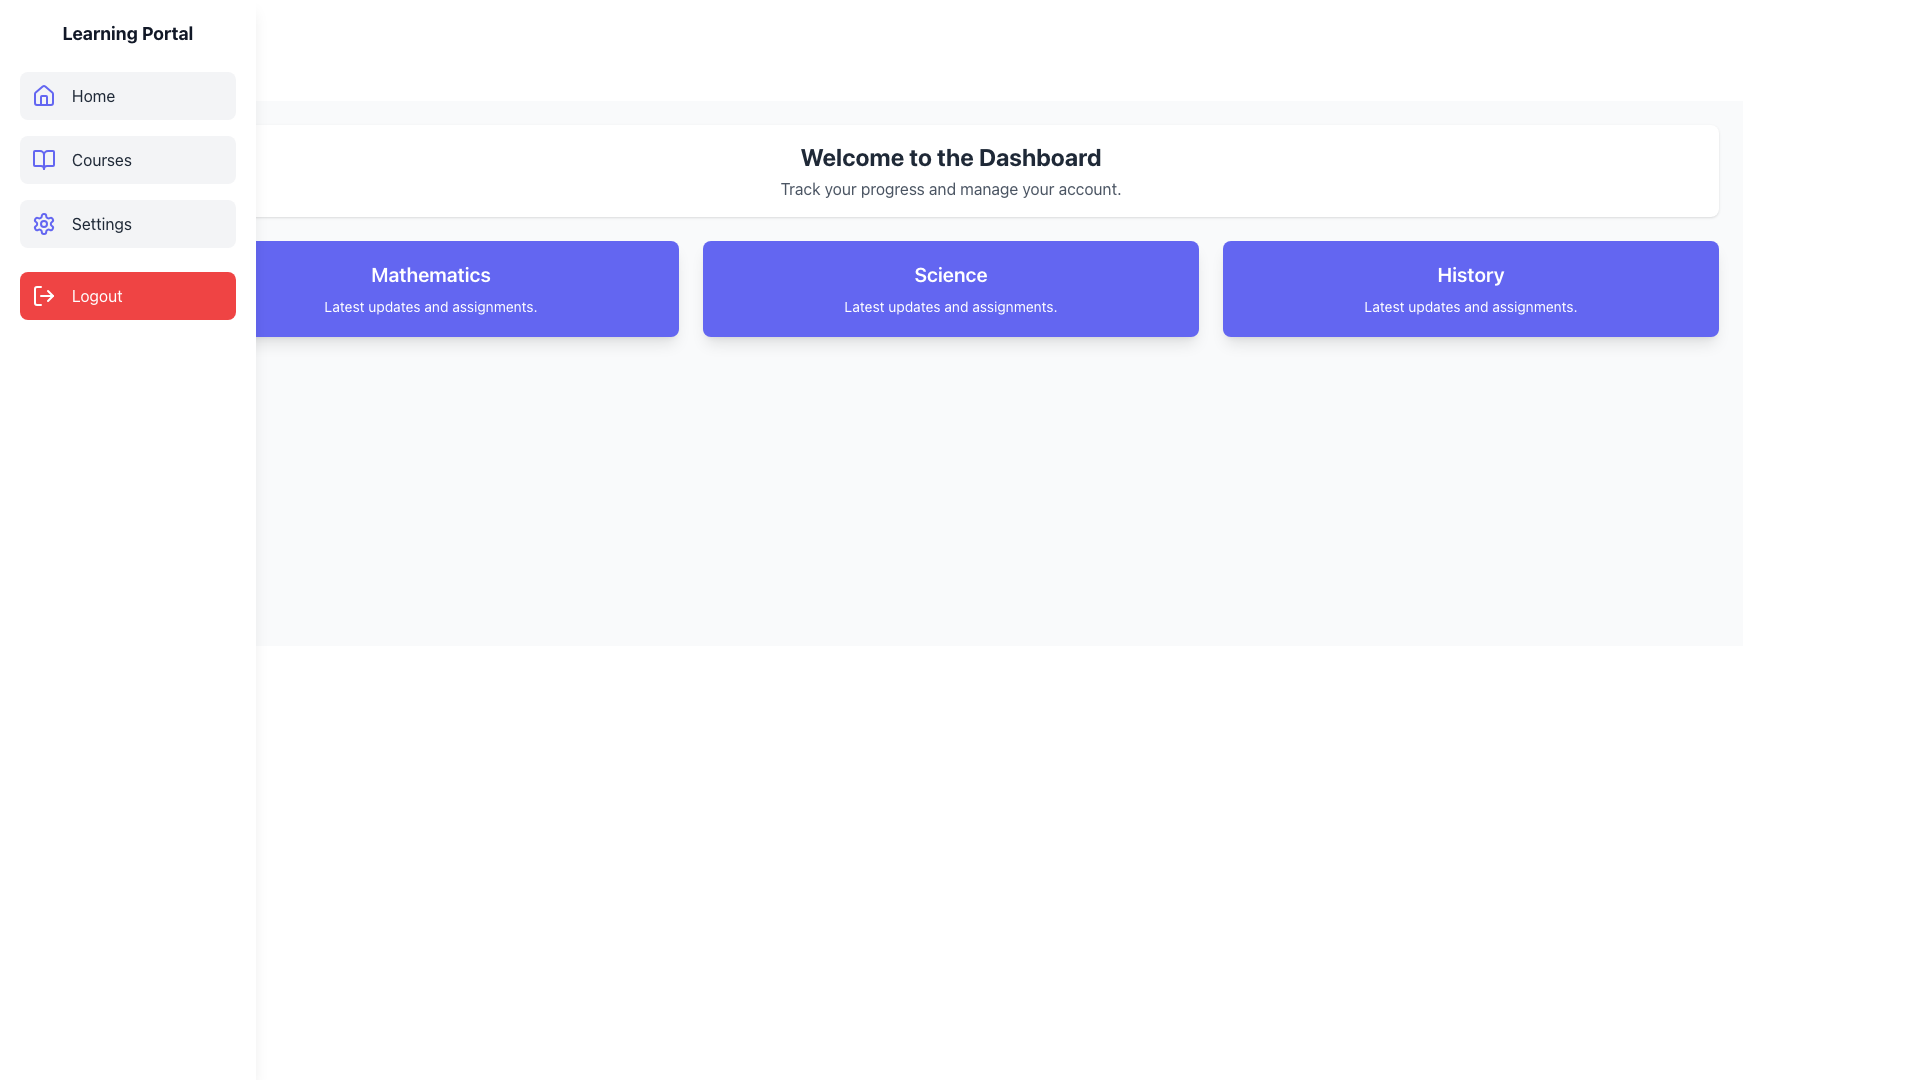 This screenshot has width=1920, height=1080. I want to click on text displayed in the text label showing 'Latest updates and assignments.' which is located below the title 'Science' on a blue card, so click(949, 307).